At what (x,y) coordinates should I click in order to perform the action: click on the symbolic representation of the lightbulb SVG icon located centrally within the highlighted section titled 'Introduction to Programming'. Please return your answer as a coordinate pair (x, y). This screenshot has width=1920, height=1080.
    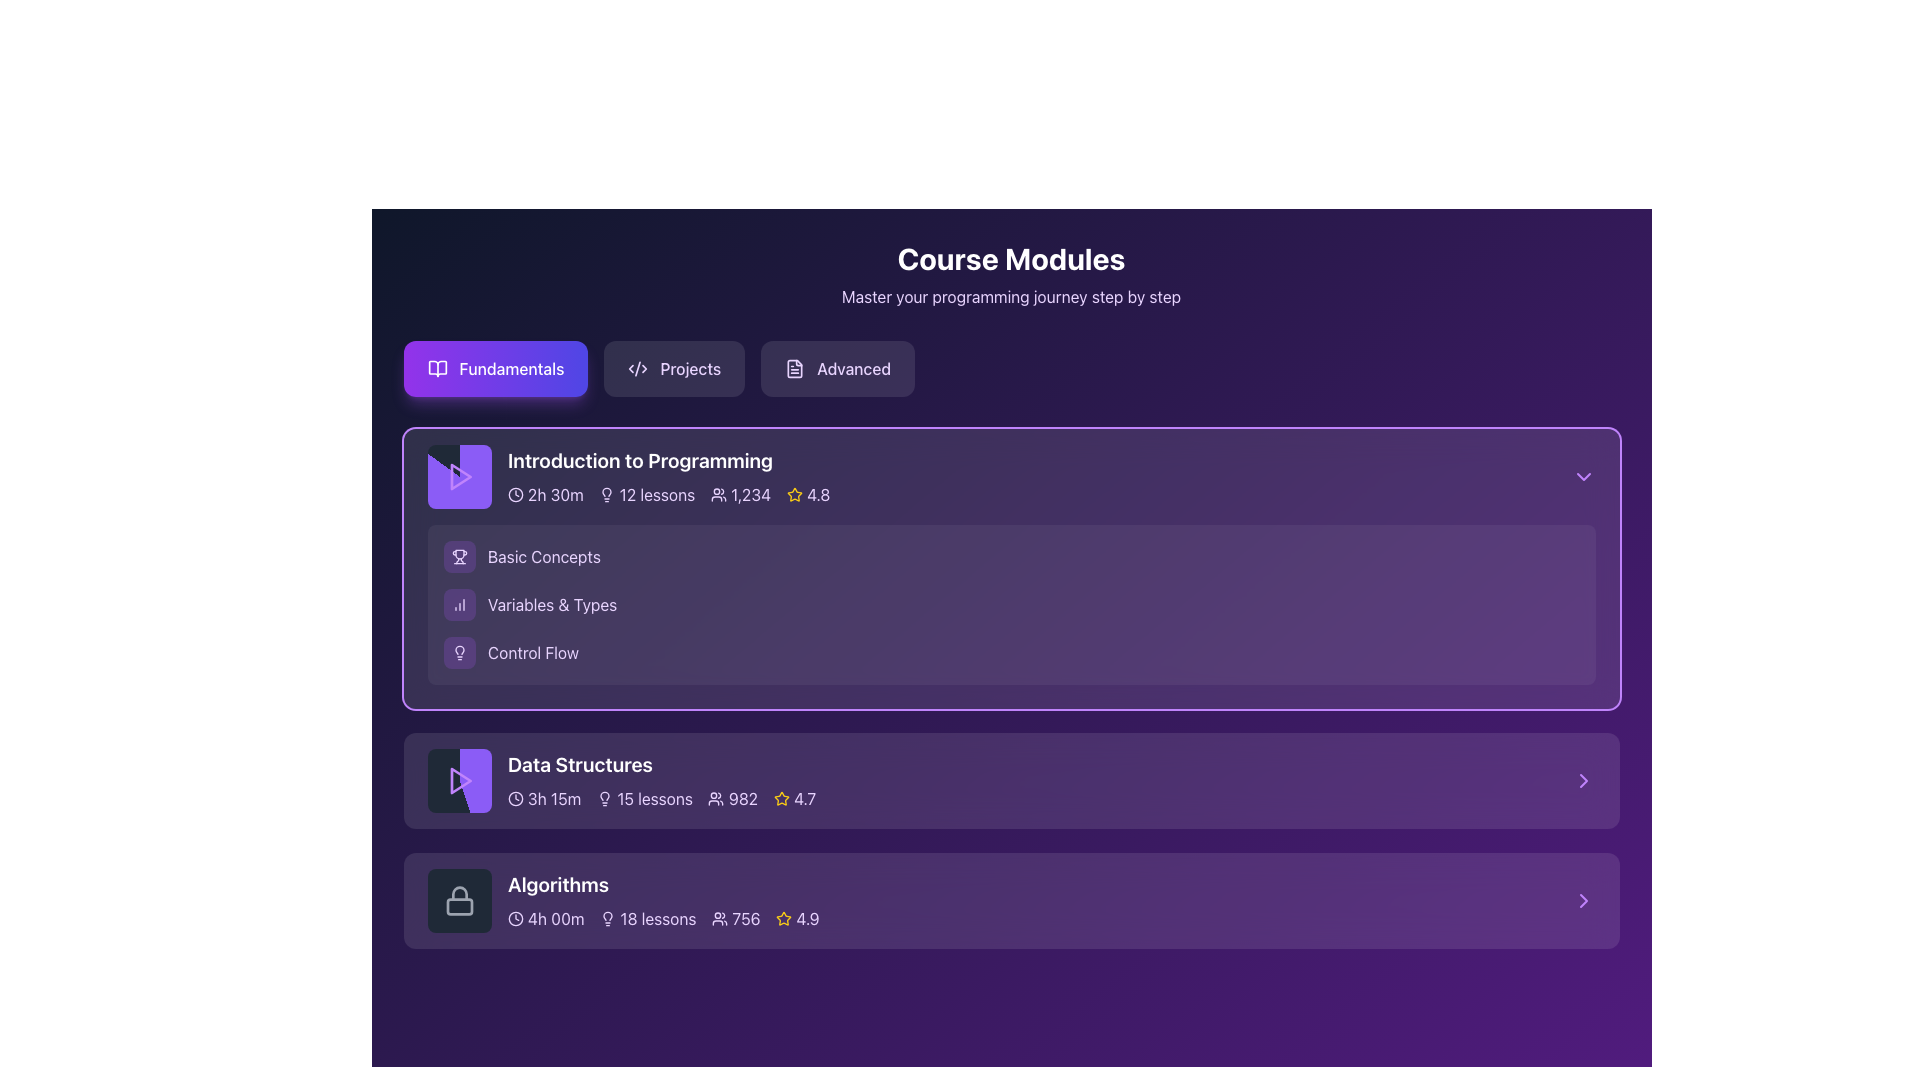
    Looking at the image, I should click on (458, 652).